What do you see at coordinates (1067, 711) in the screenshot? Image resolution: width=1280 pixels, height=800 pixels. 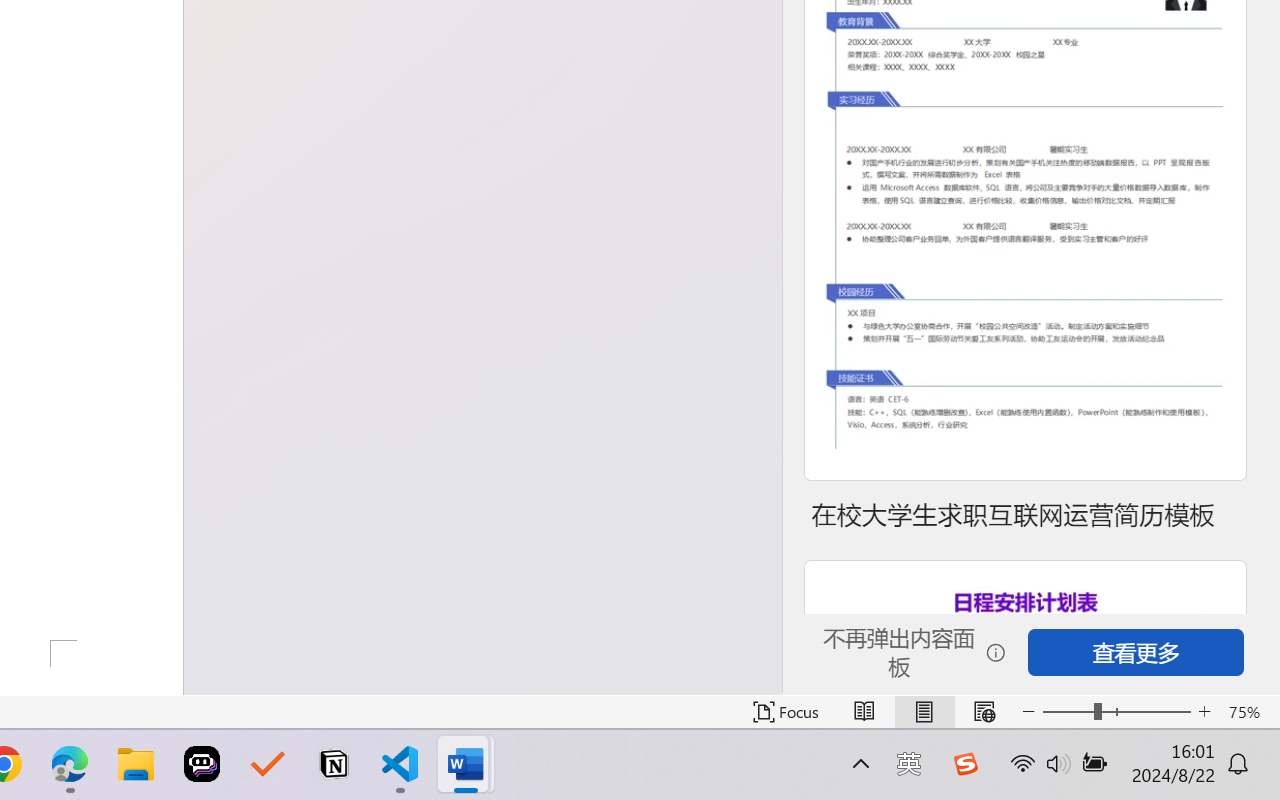 I see `'Zoom Out'` at bounding box center [1067, 711].